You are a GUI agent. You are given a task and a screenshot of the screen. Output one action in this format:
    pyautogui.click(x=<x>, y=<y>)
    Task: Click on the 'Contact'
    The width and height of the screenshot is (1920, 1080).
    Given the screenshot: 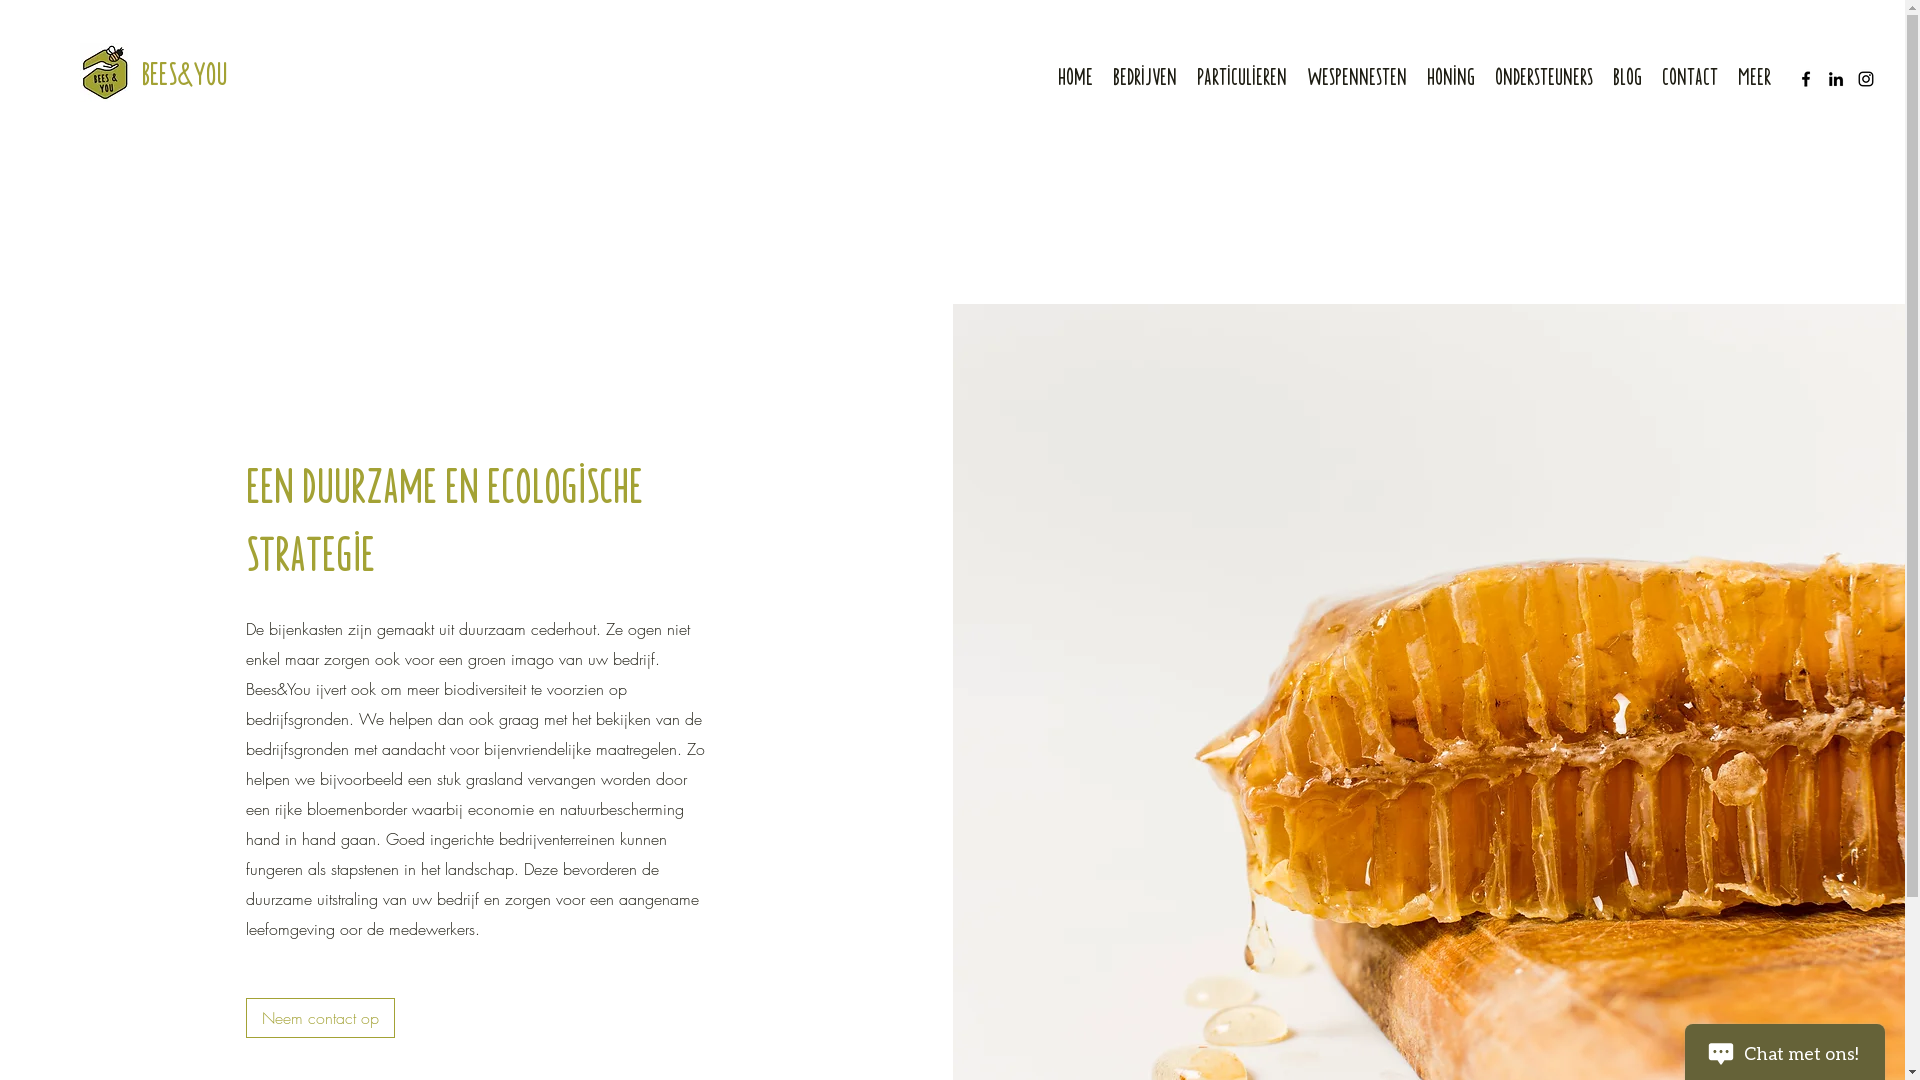 What is the action you would take?
    pyautogui.click(x=1651, y=74)
    